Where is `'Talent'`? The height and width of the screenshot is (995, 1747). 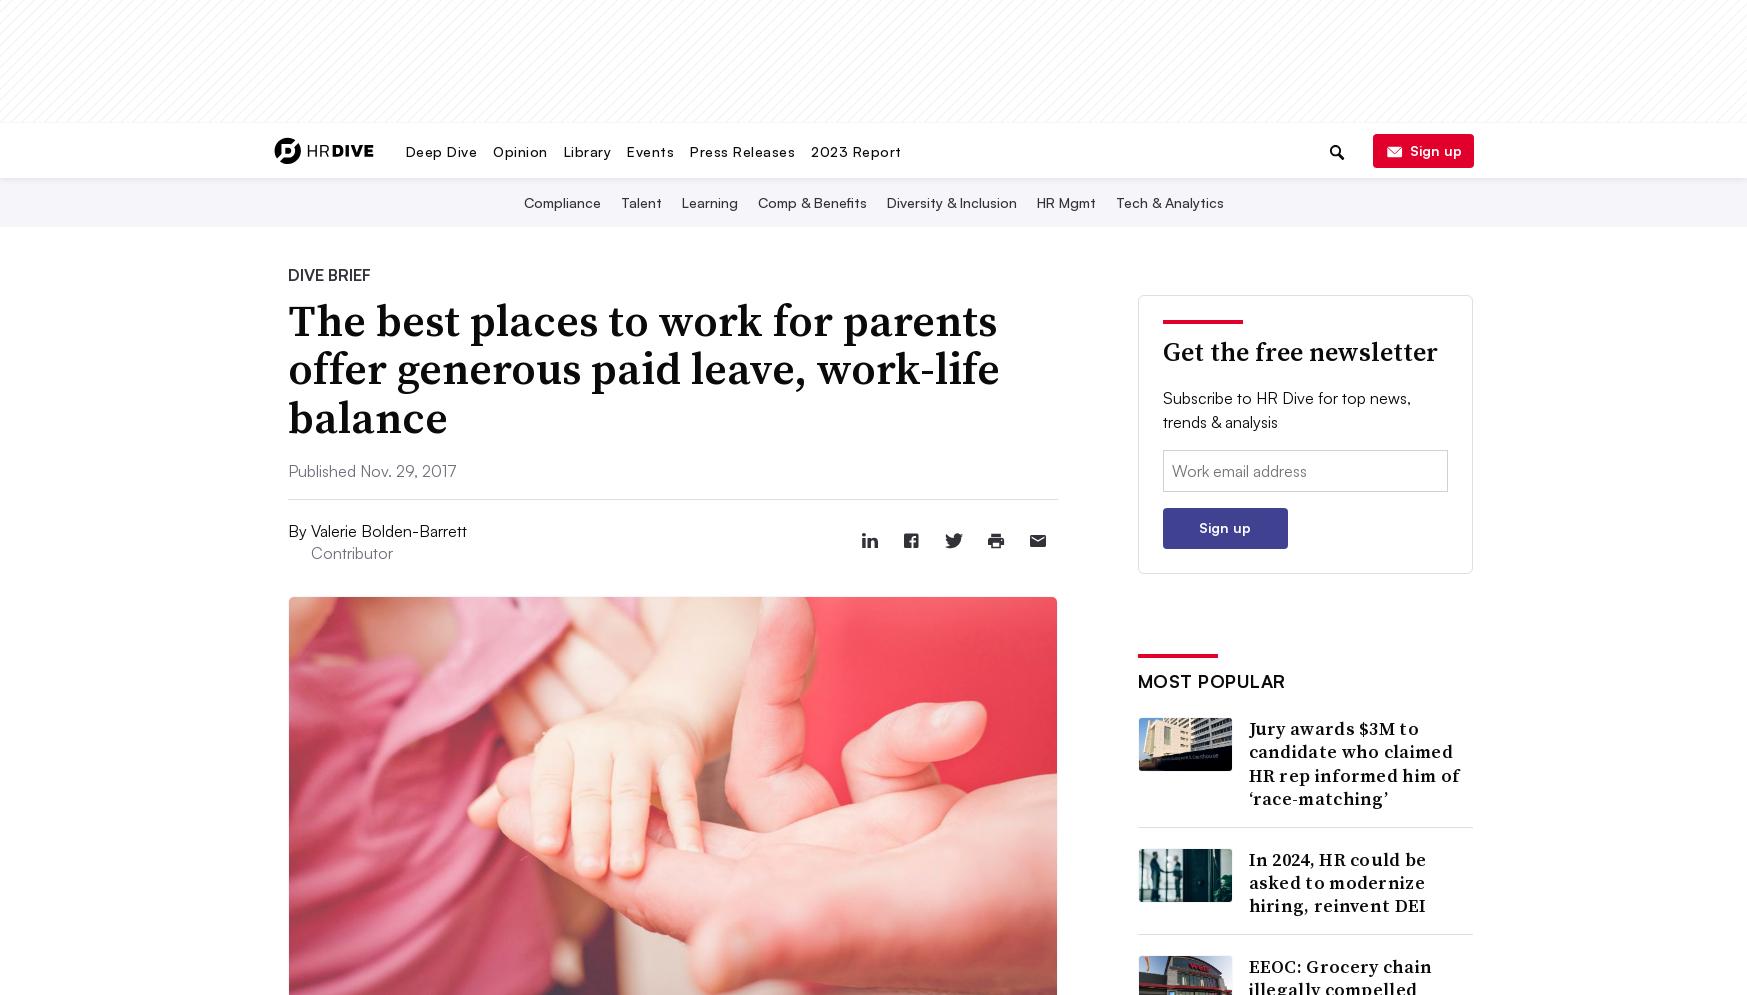 'Talent' is located at coordinates (639, 201).